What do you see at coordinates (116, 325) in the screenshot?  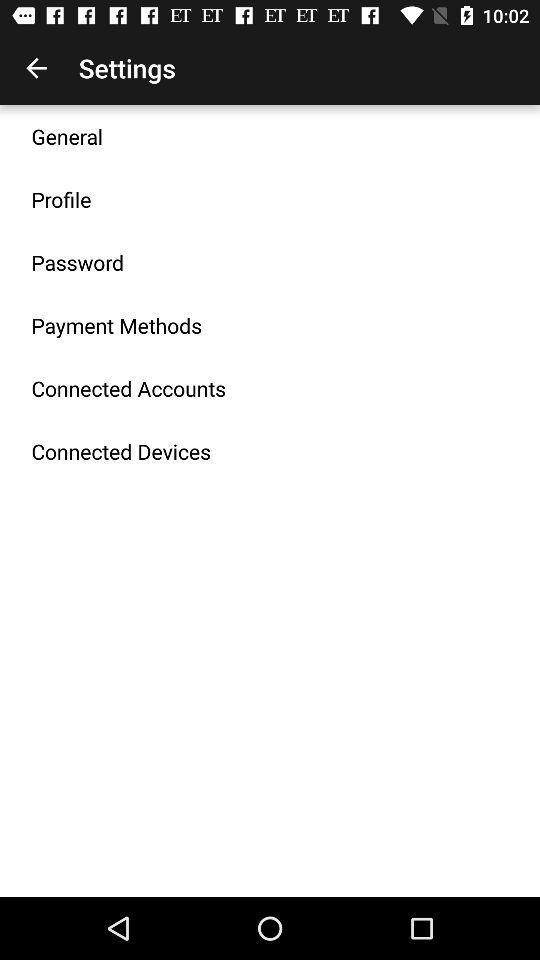 I see `the item above the connected accounts` at bounding box center [116, 325].